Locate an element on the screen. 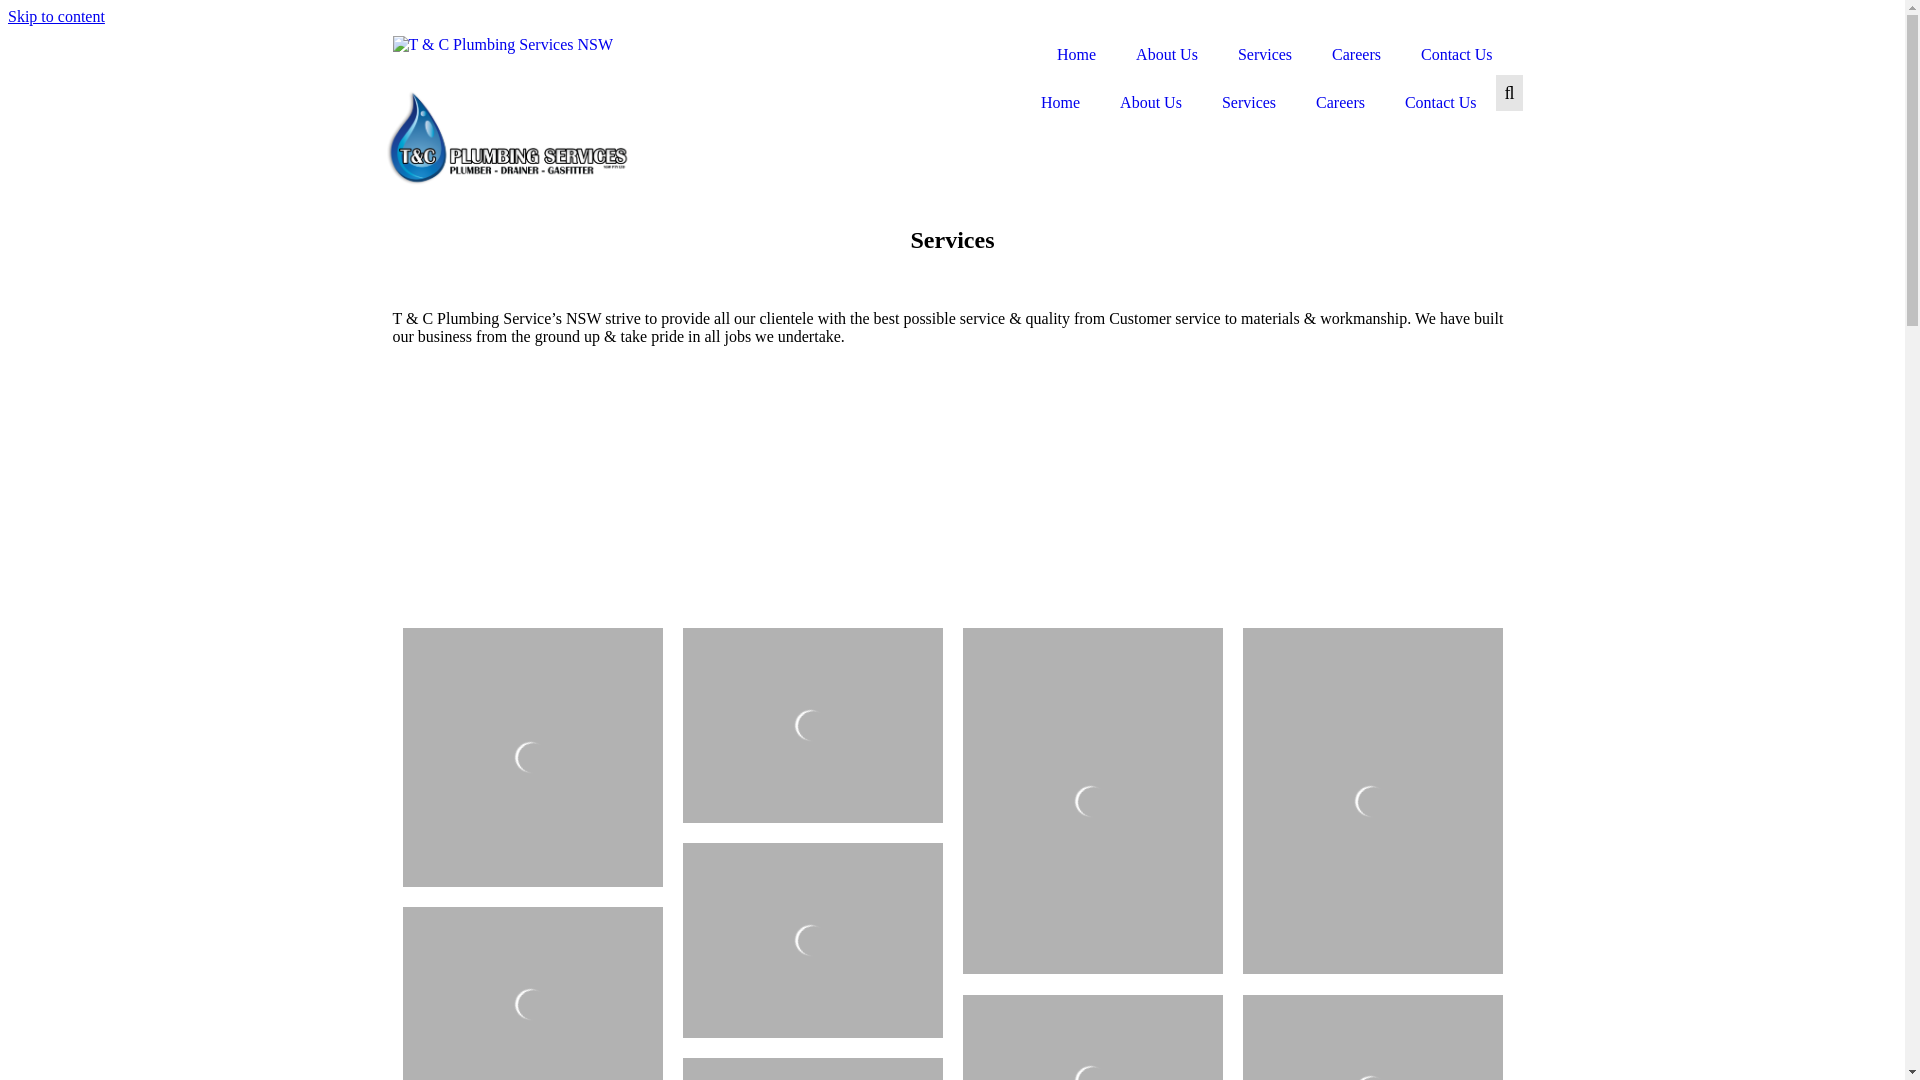 Image resolution: width=1920 pixels, height=1080 pixels. 'Skip to content' is located at coordinates (56, 16).